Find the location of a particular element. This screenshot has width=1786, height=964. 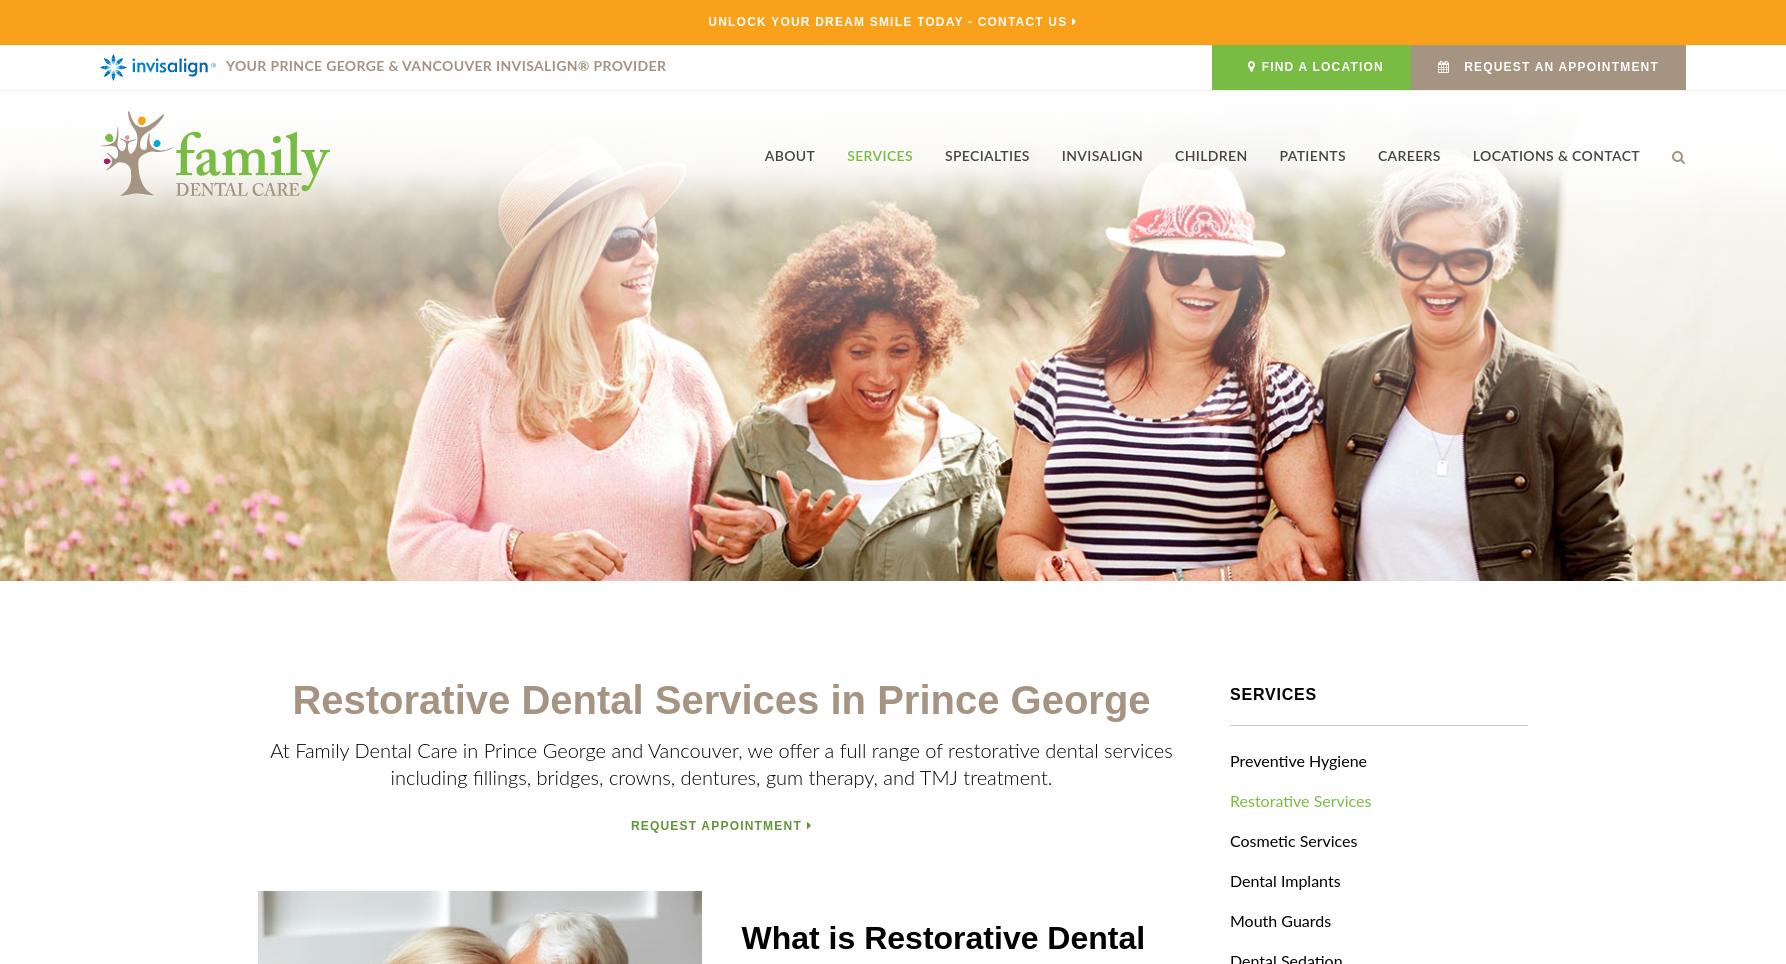

'Children' is located at coordinates (1211, 157).